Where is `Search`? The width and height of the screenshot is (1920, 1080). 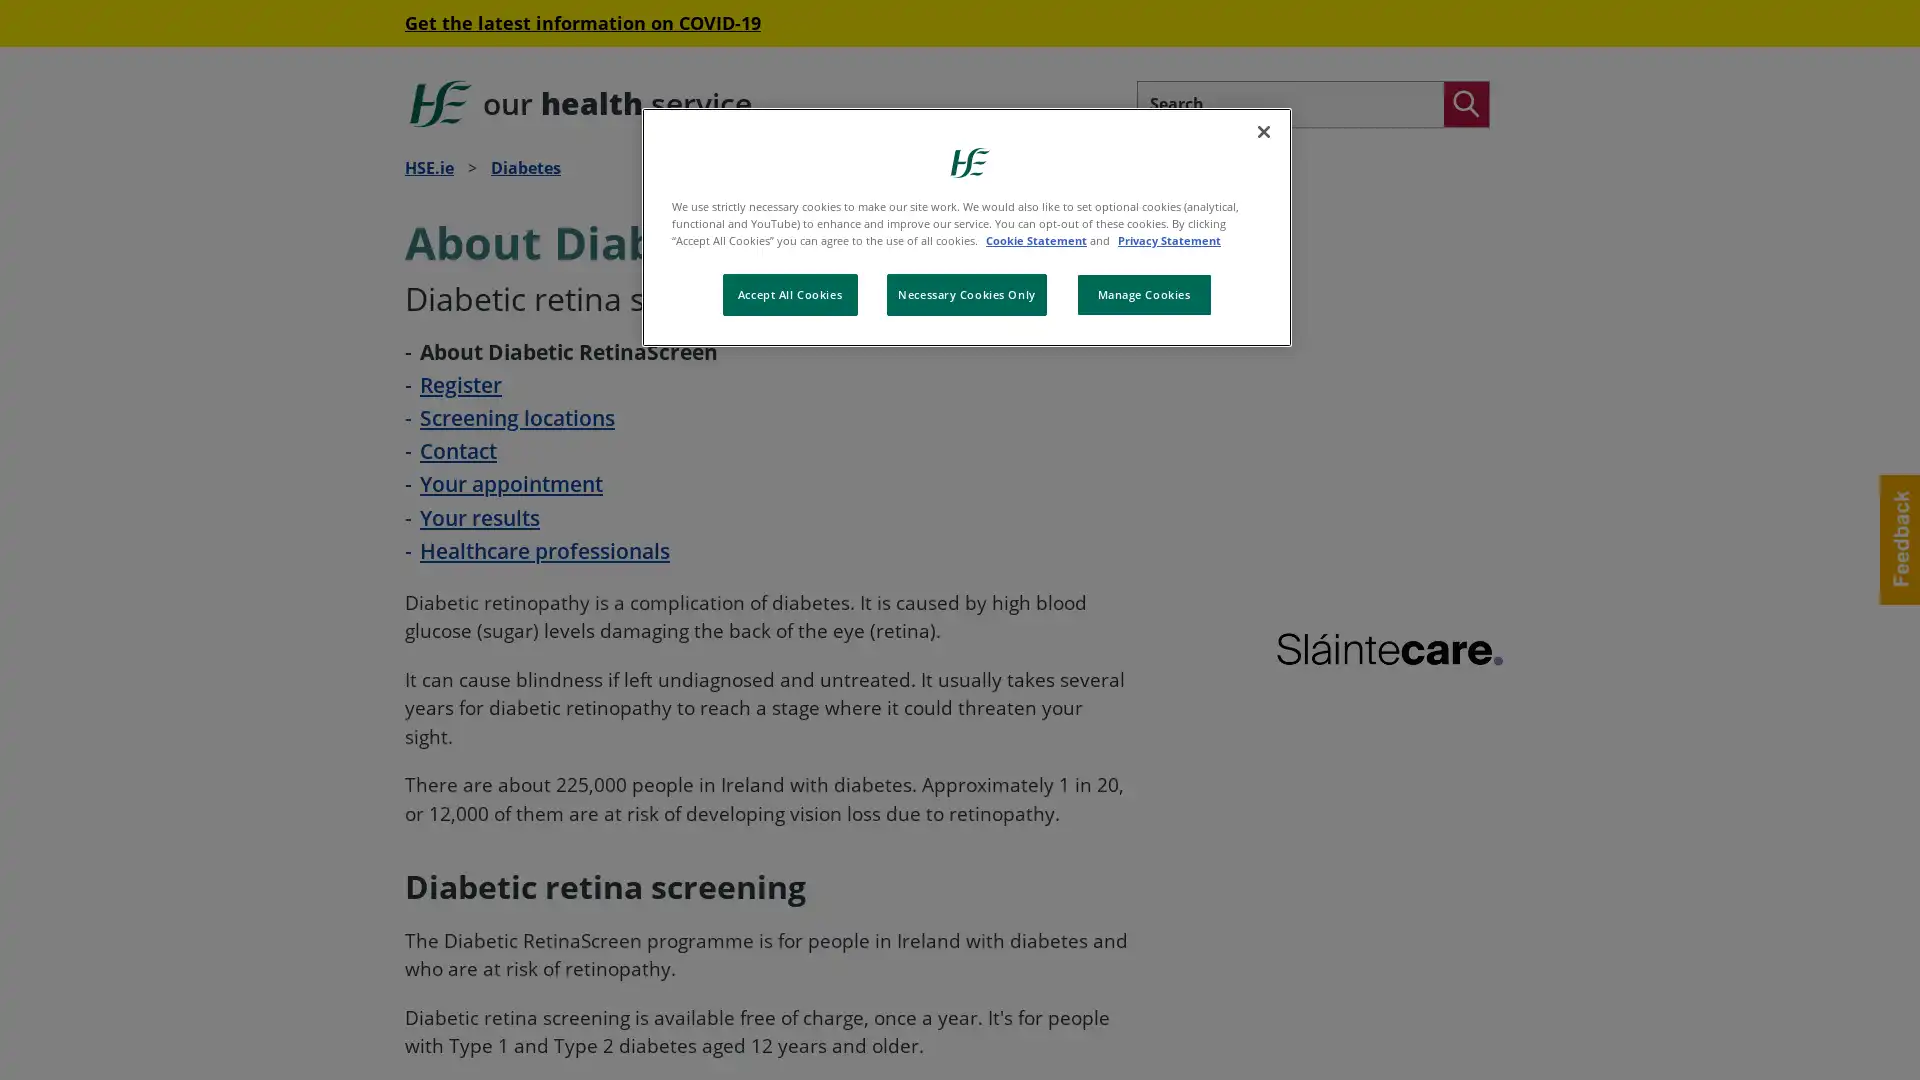
Search is located at coordinates (1466, 103).